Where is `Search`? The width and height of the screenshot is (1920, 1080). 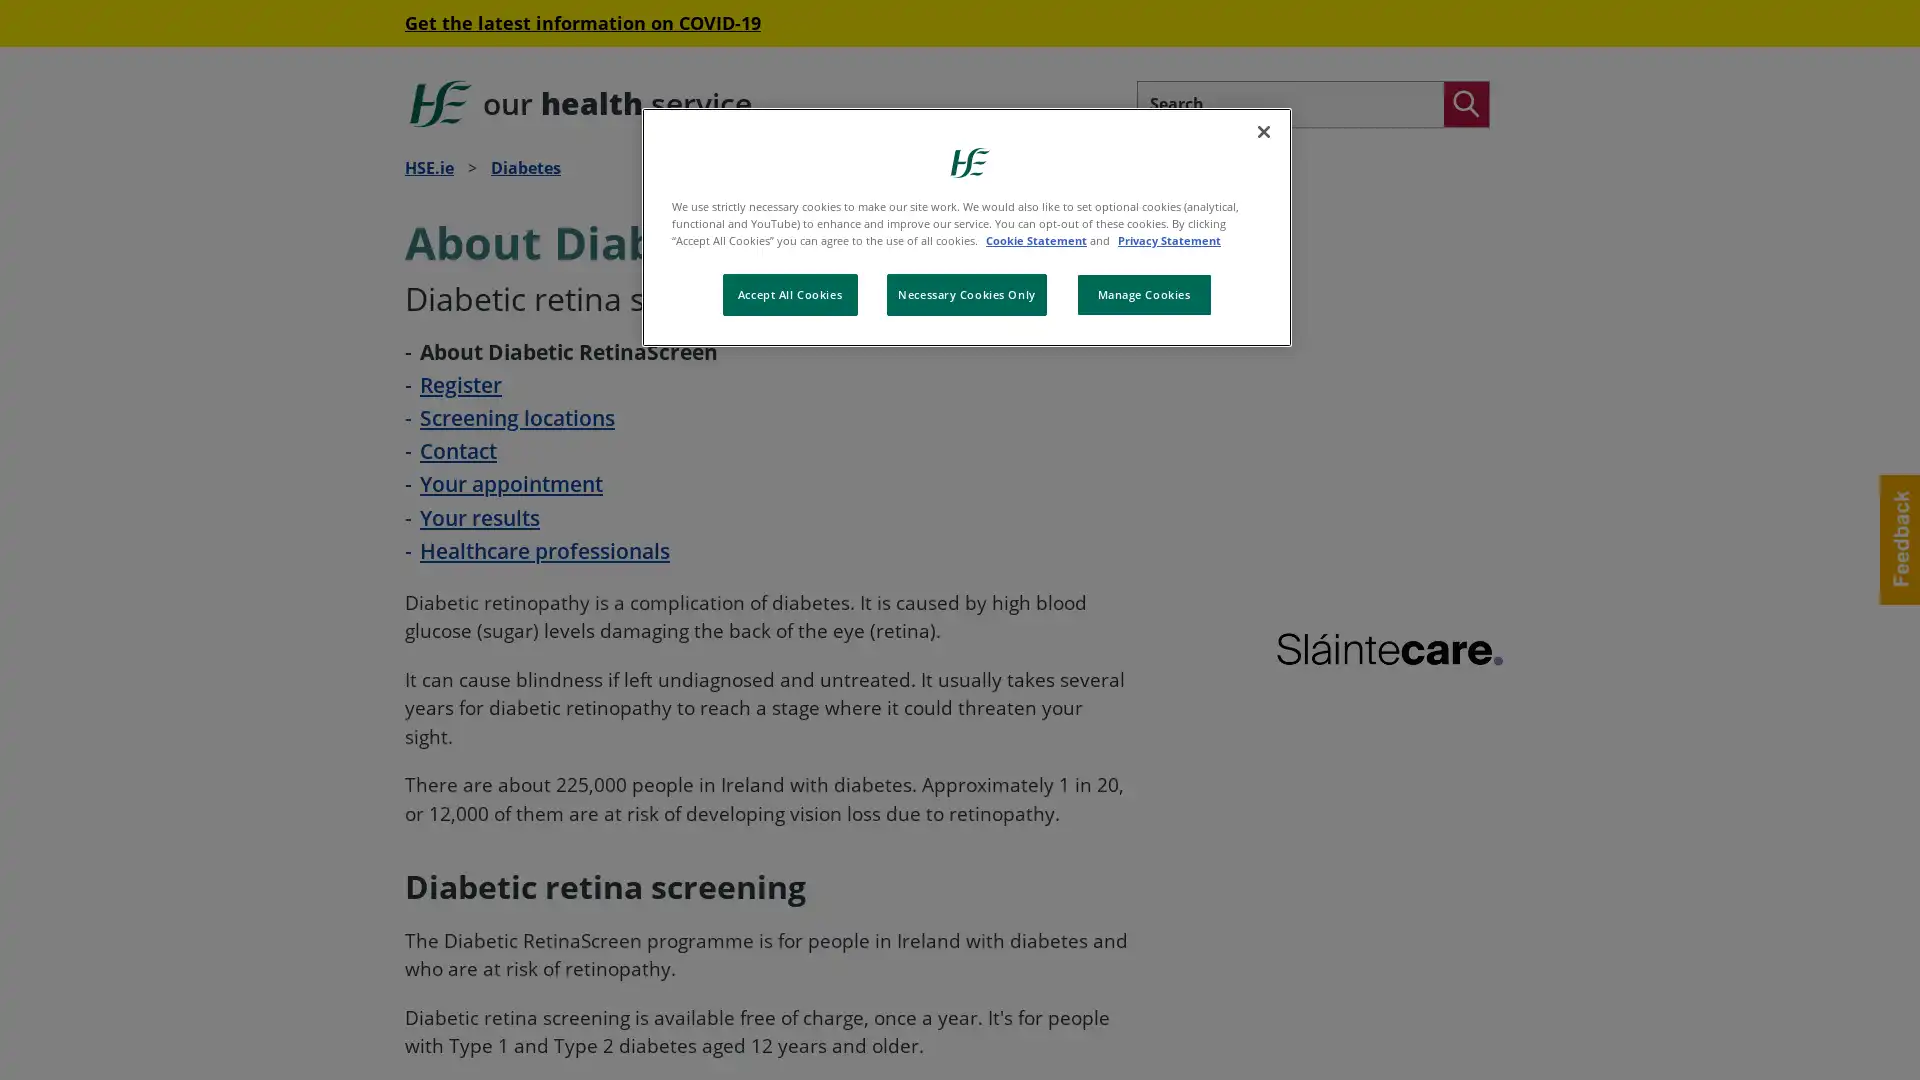
Search is located at coordinates (1466, 103).